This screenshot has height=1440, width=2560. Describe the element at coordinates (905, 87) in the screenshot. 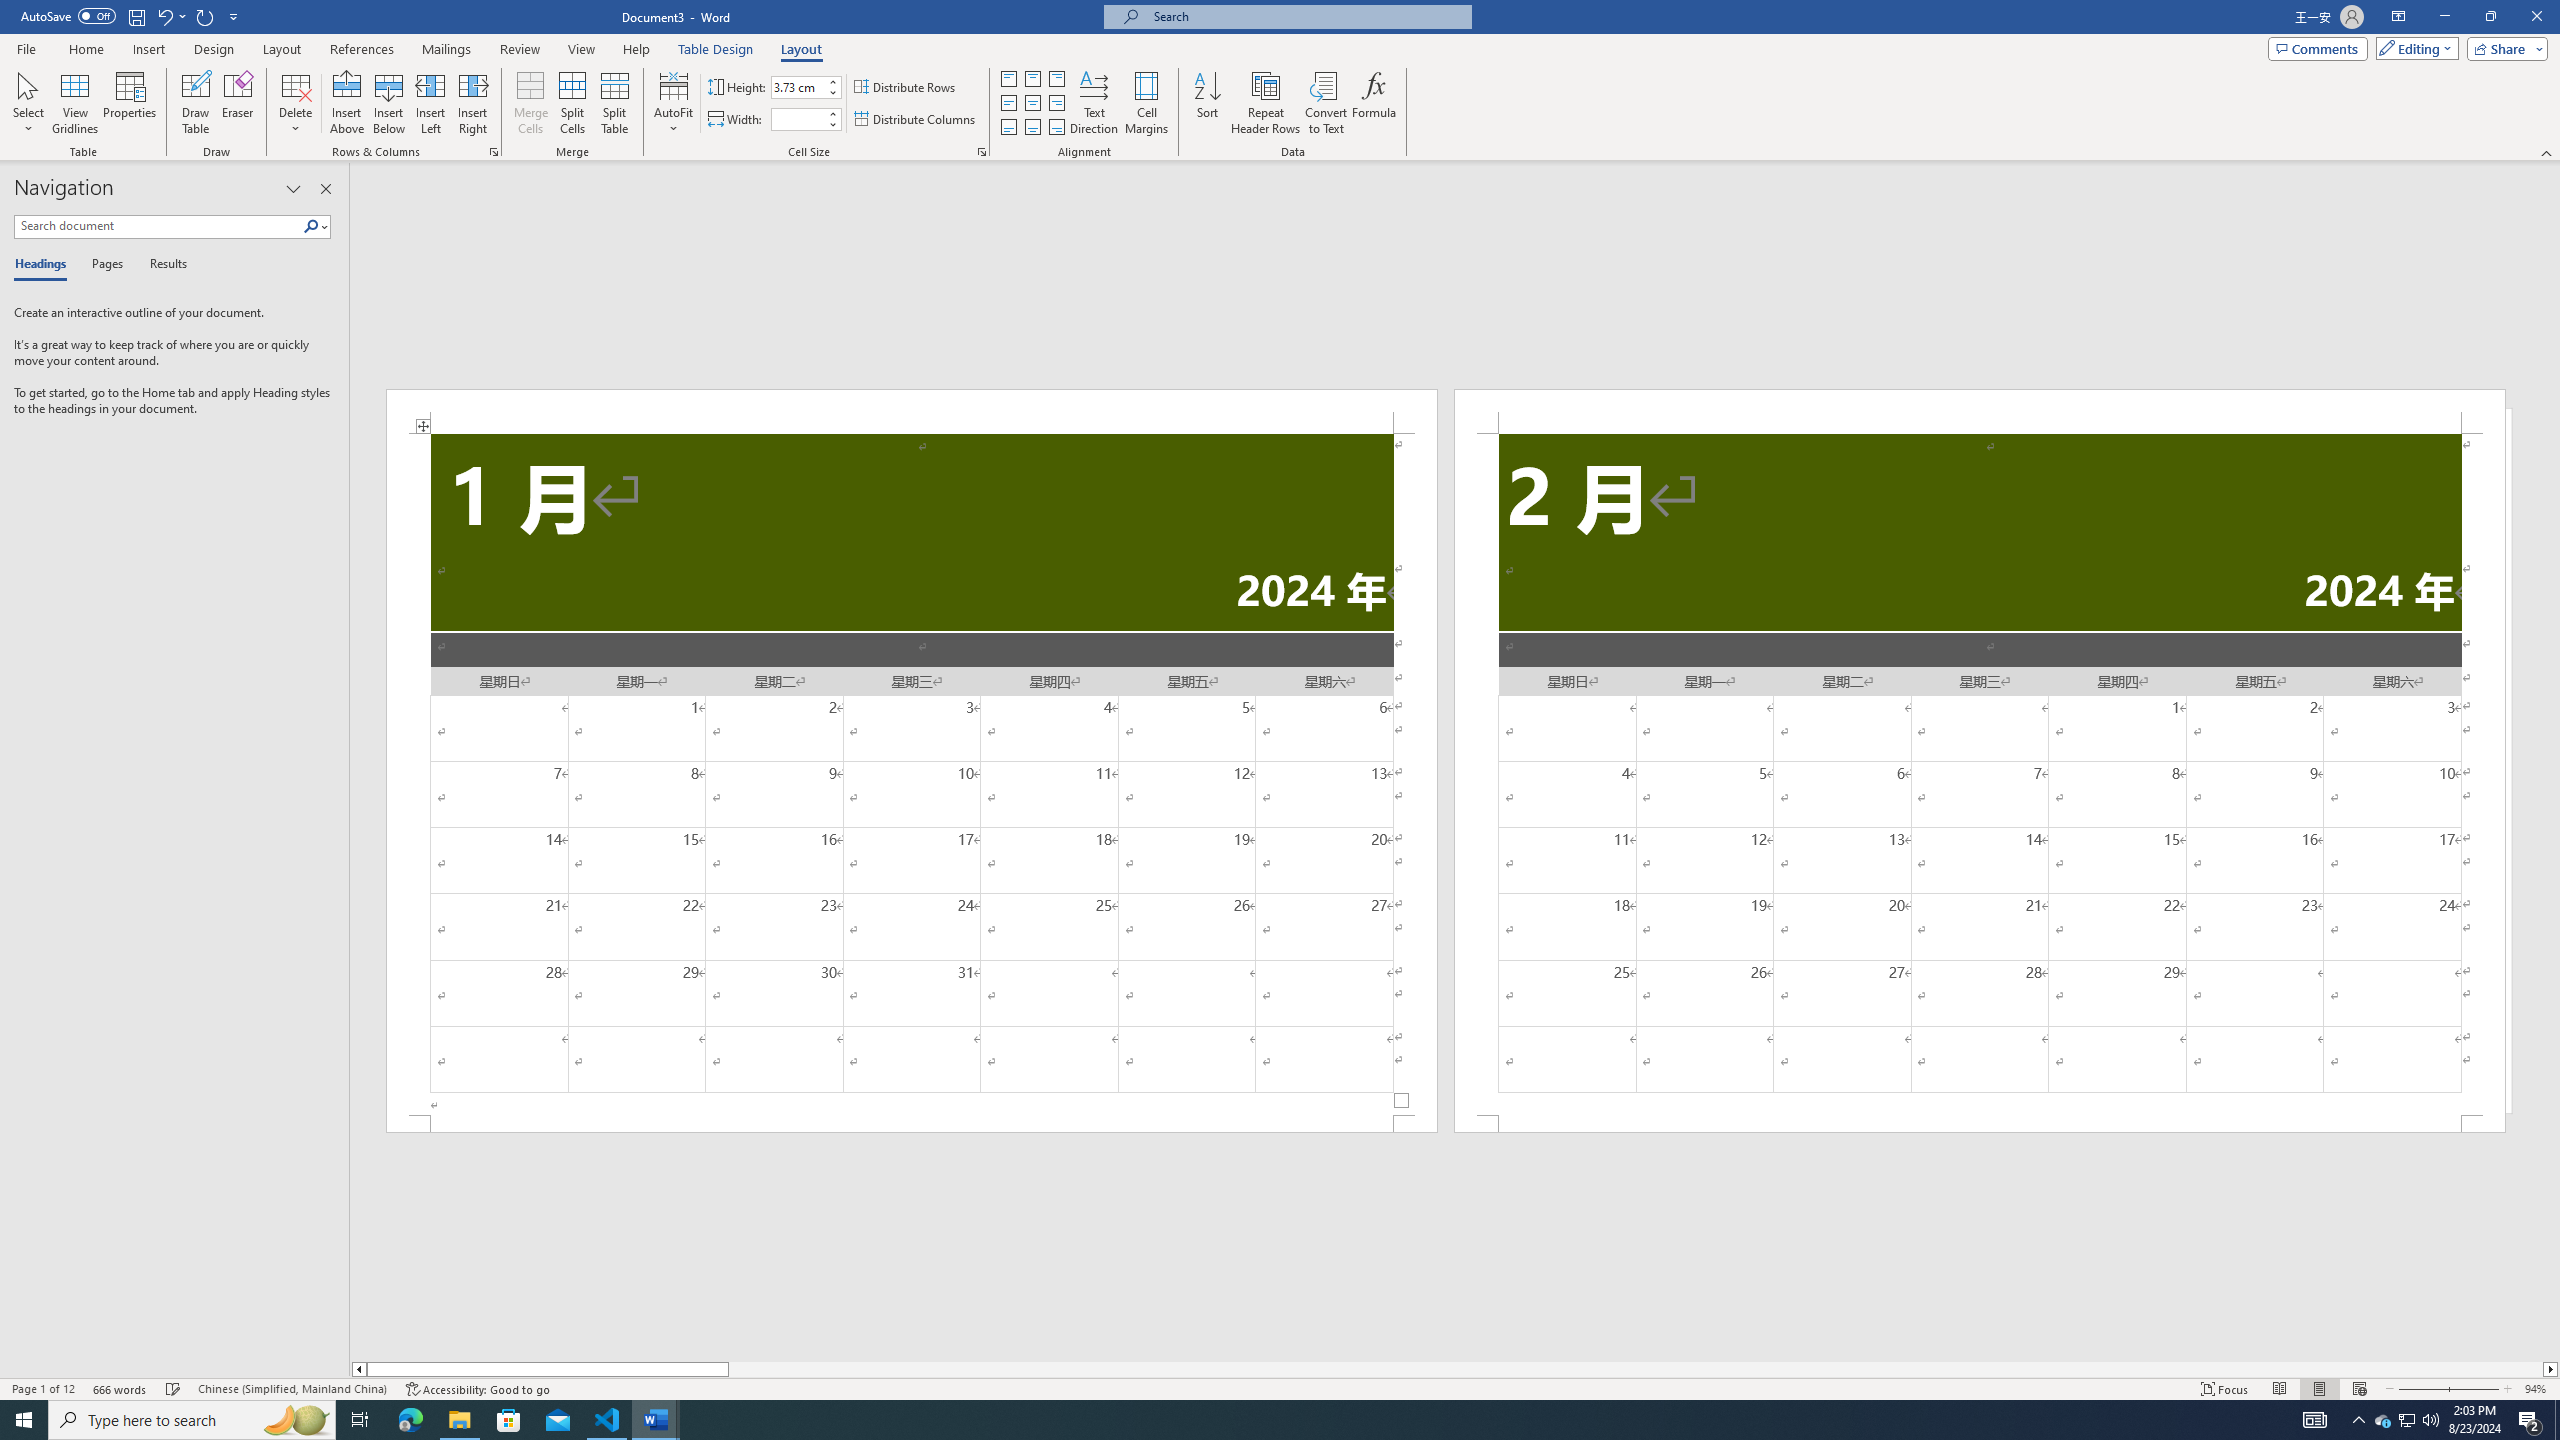

I see `'Distribute Rows'` at that location.